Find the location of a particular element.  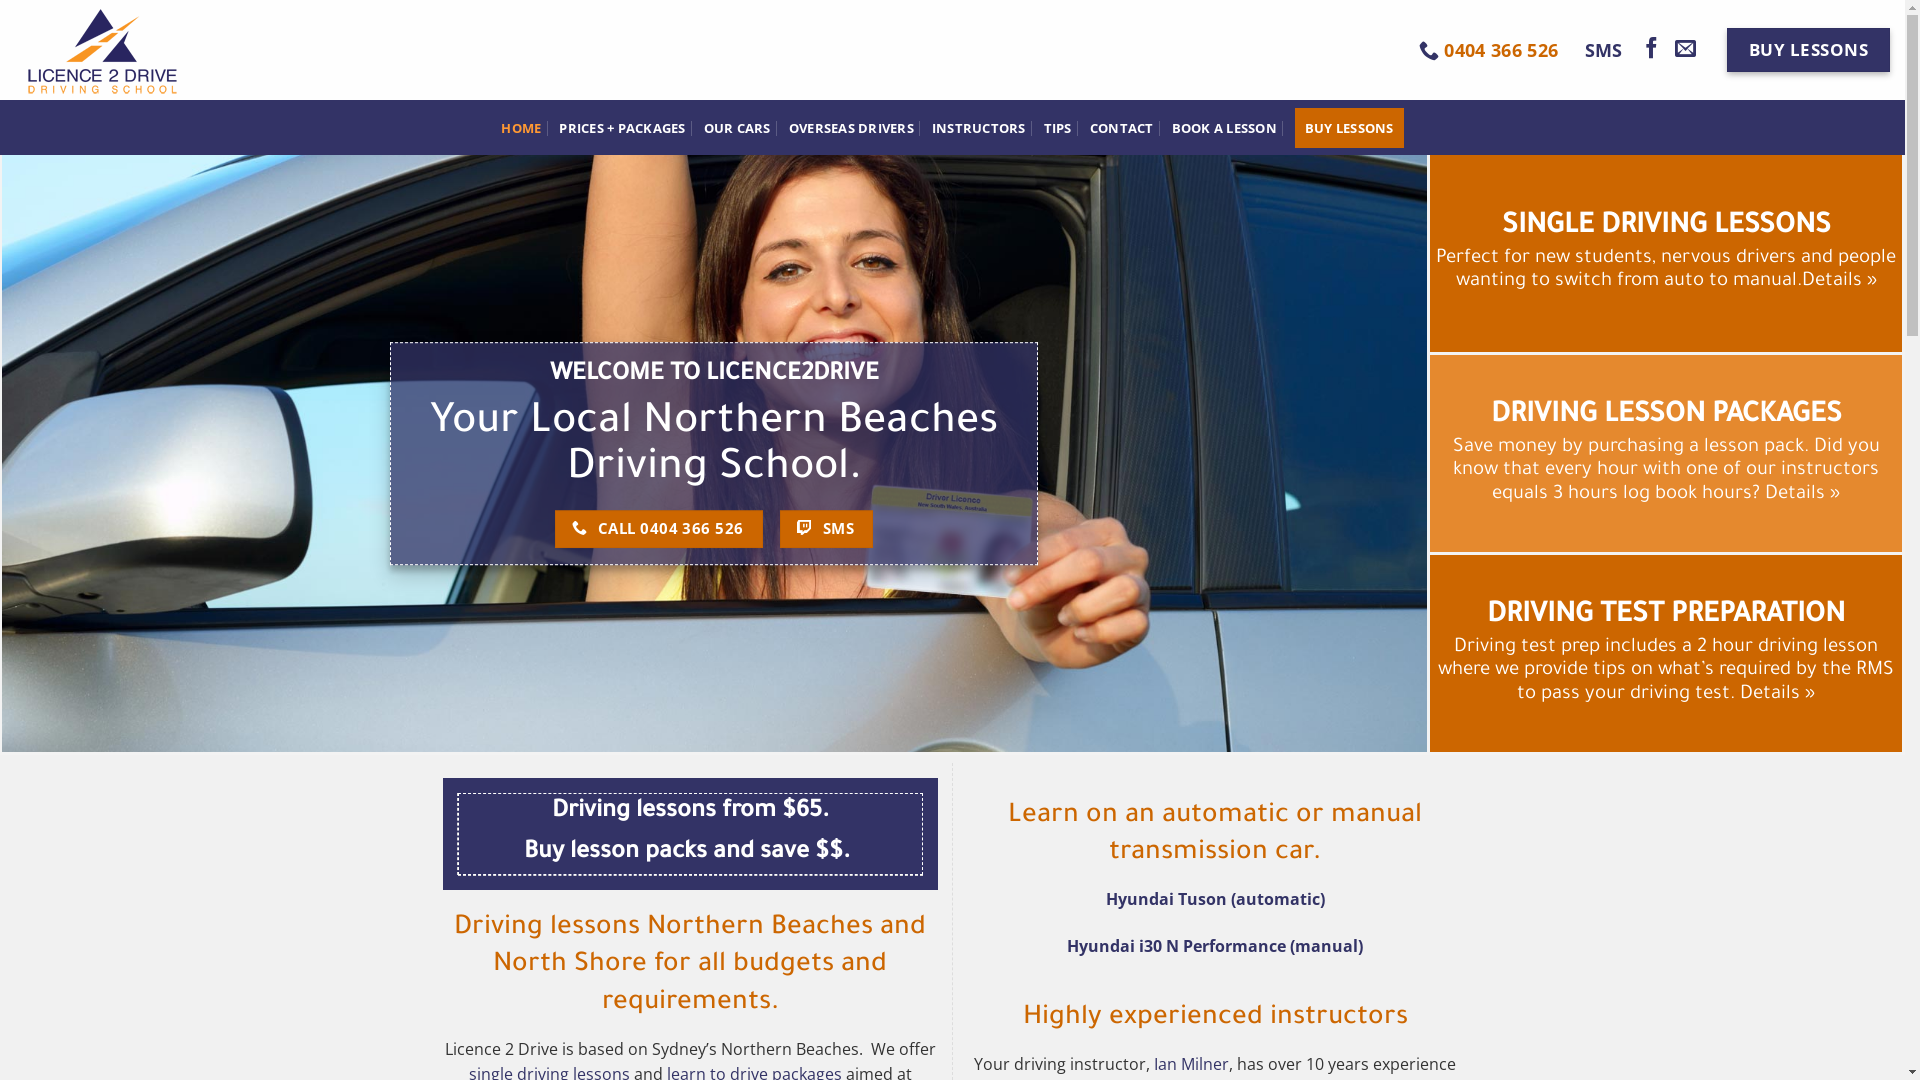

'HOME' is located at coordinates (521, 127).